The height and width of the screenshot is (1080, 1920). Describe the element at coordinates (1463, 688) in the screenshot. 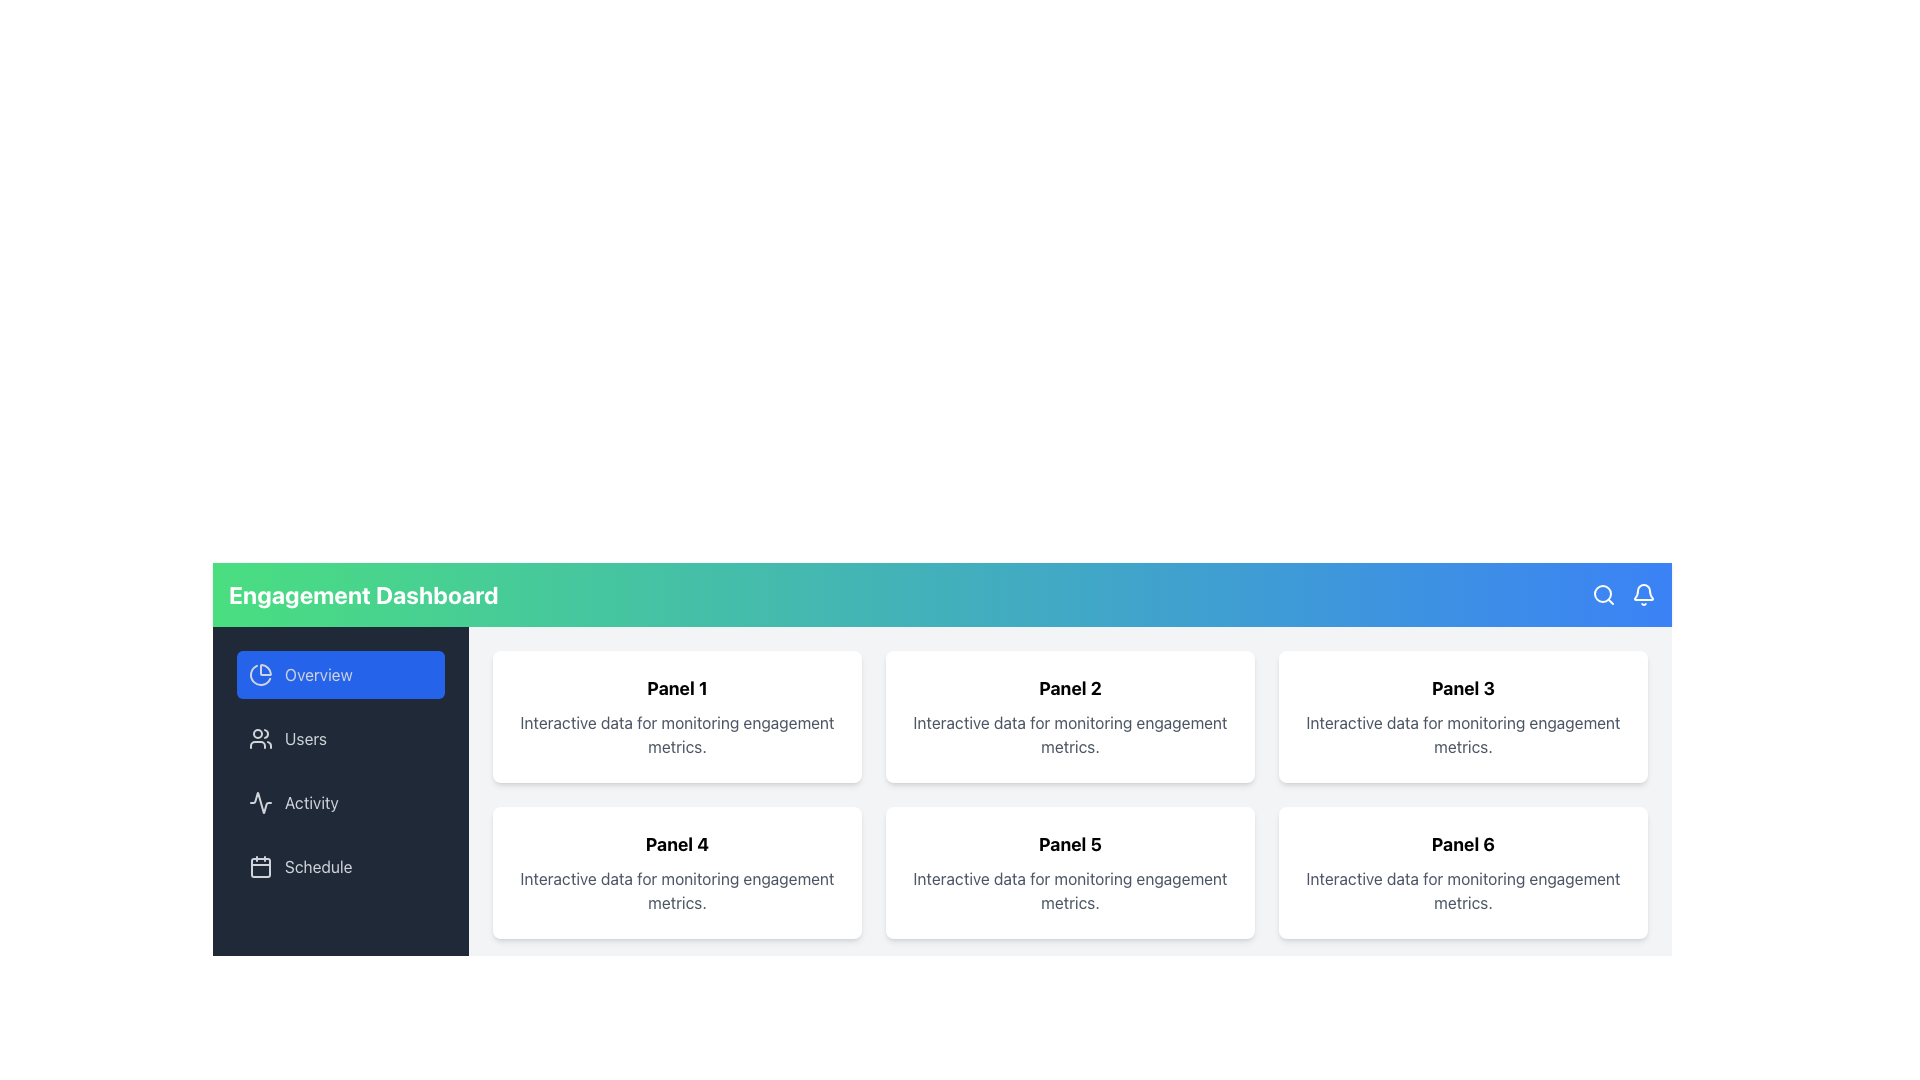

I see `the title text display located at the top section of the first card panel in the second row of the grid layout on the dashboard` at that location.